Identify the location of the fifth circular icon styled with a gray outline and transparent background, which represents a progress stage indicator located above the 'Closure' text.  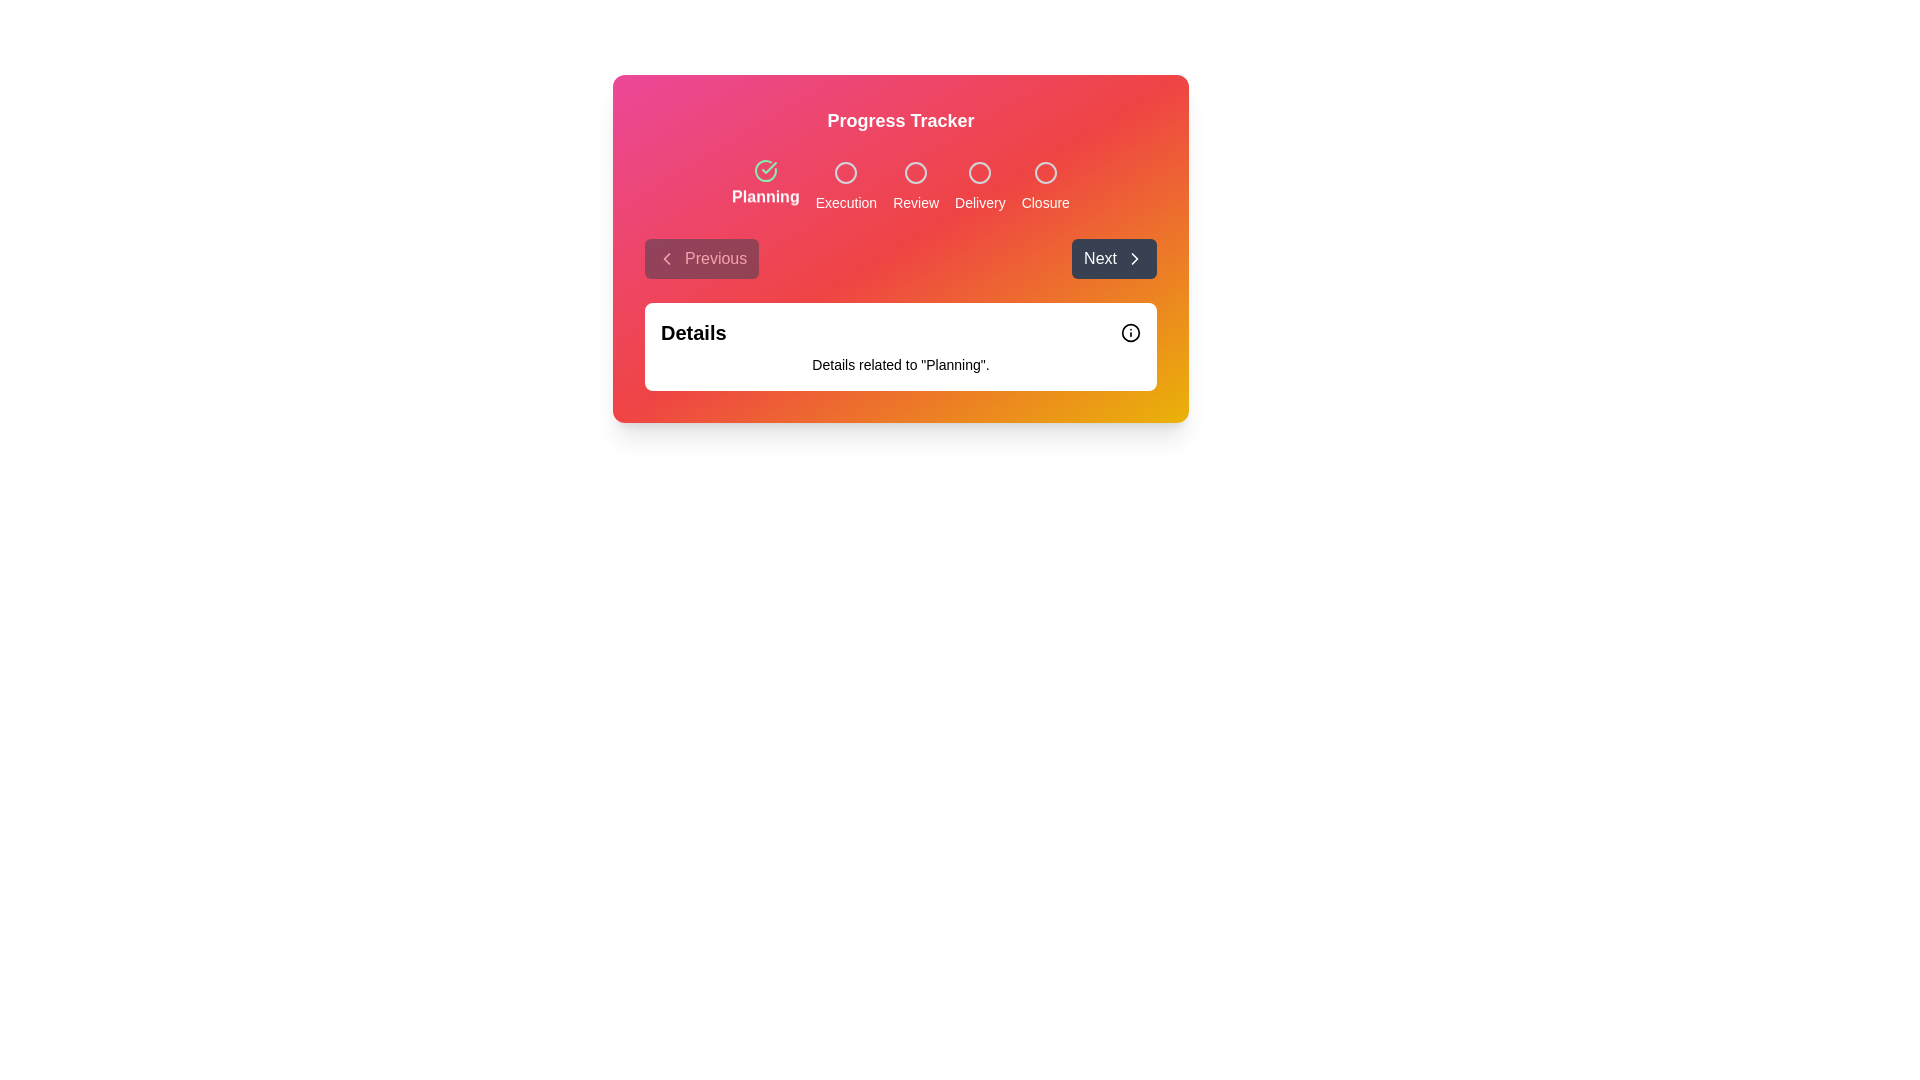
(1044, 172).